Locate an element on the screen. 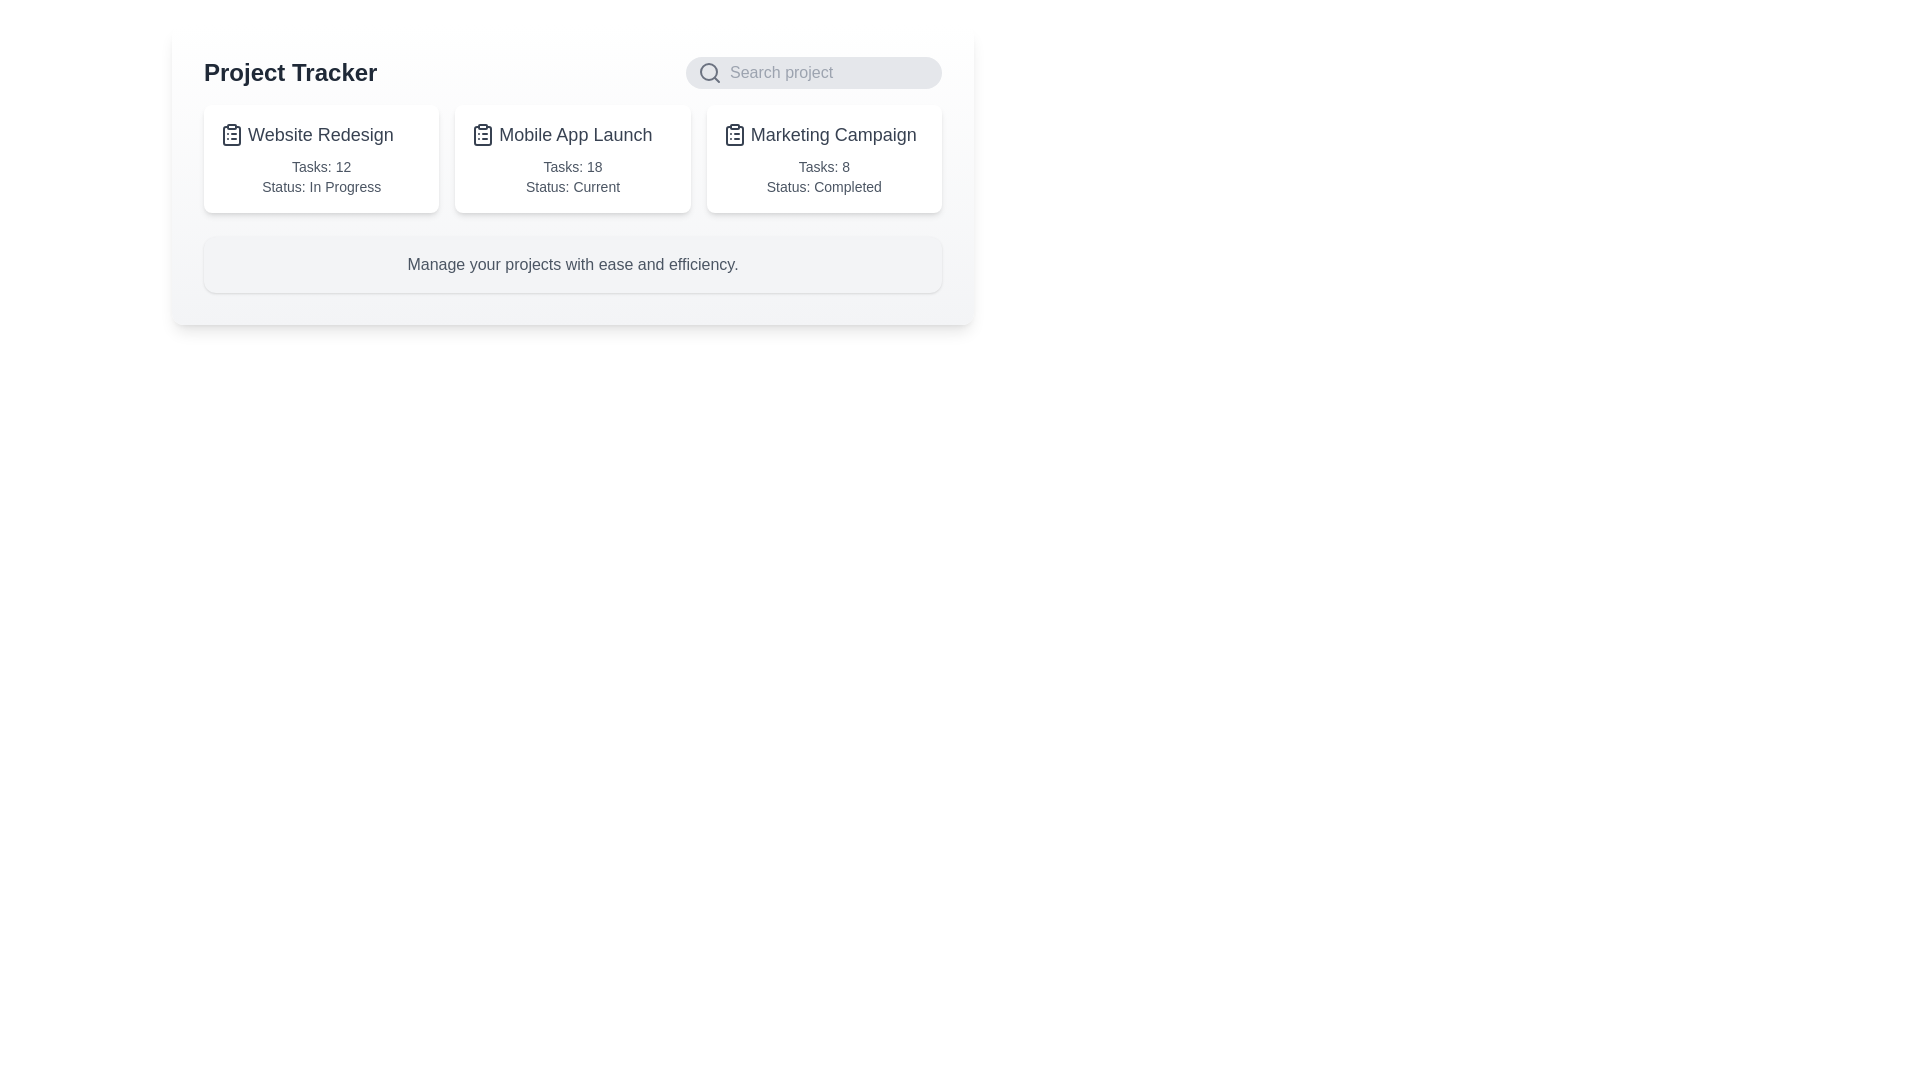  the project is located at coordinates (571, 135).